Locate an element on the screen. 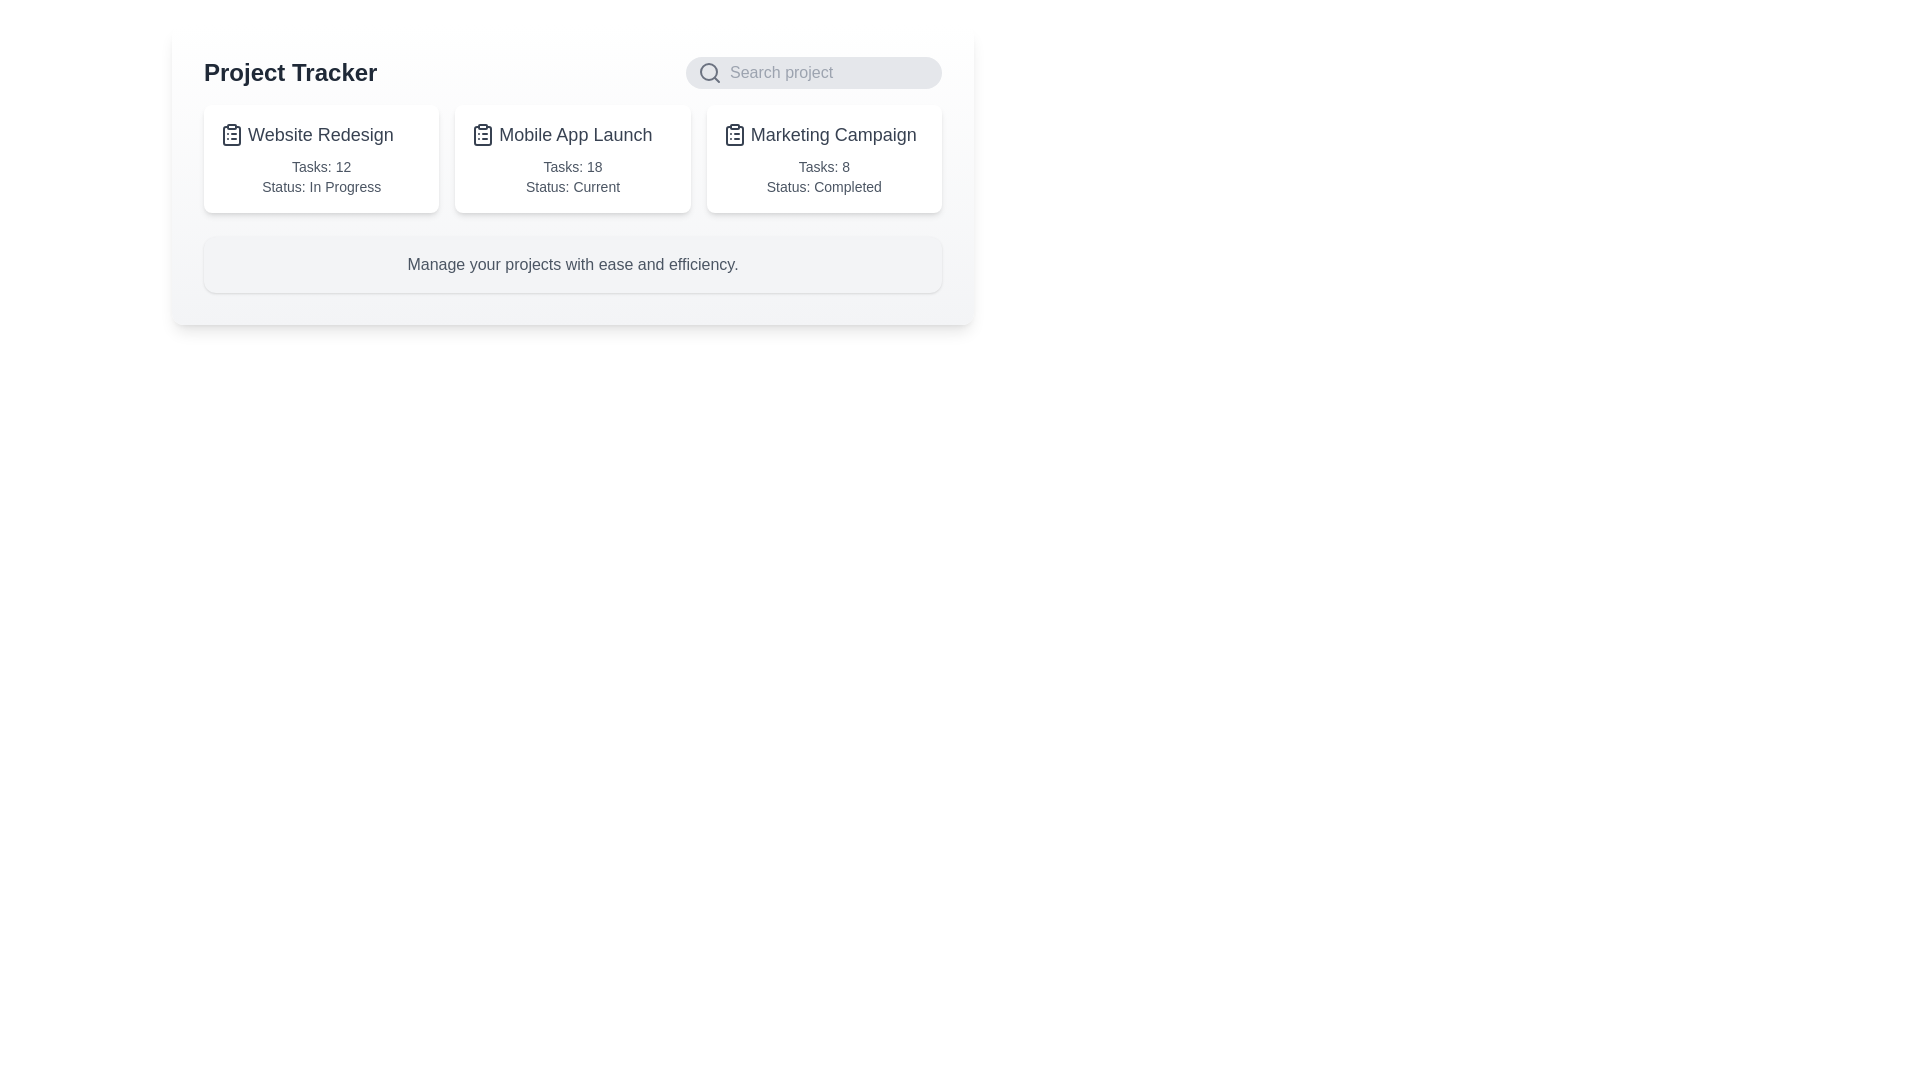  the project is located at coordinates (571, 135).